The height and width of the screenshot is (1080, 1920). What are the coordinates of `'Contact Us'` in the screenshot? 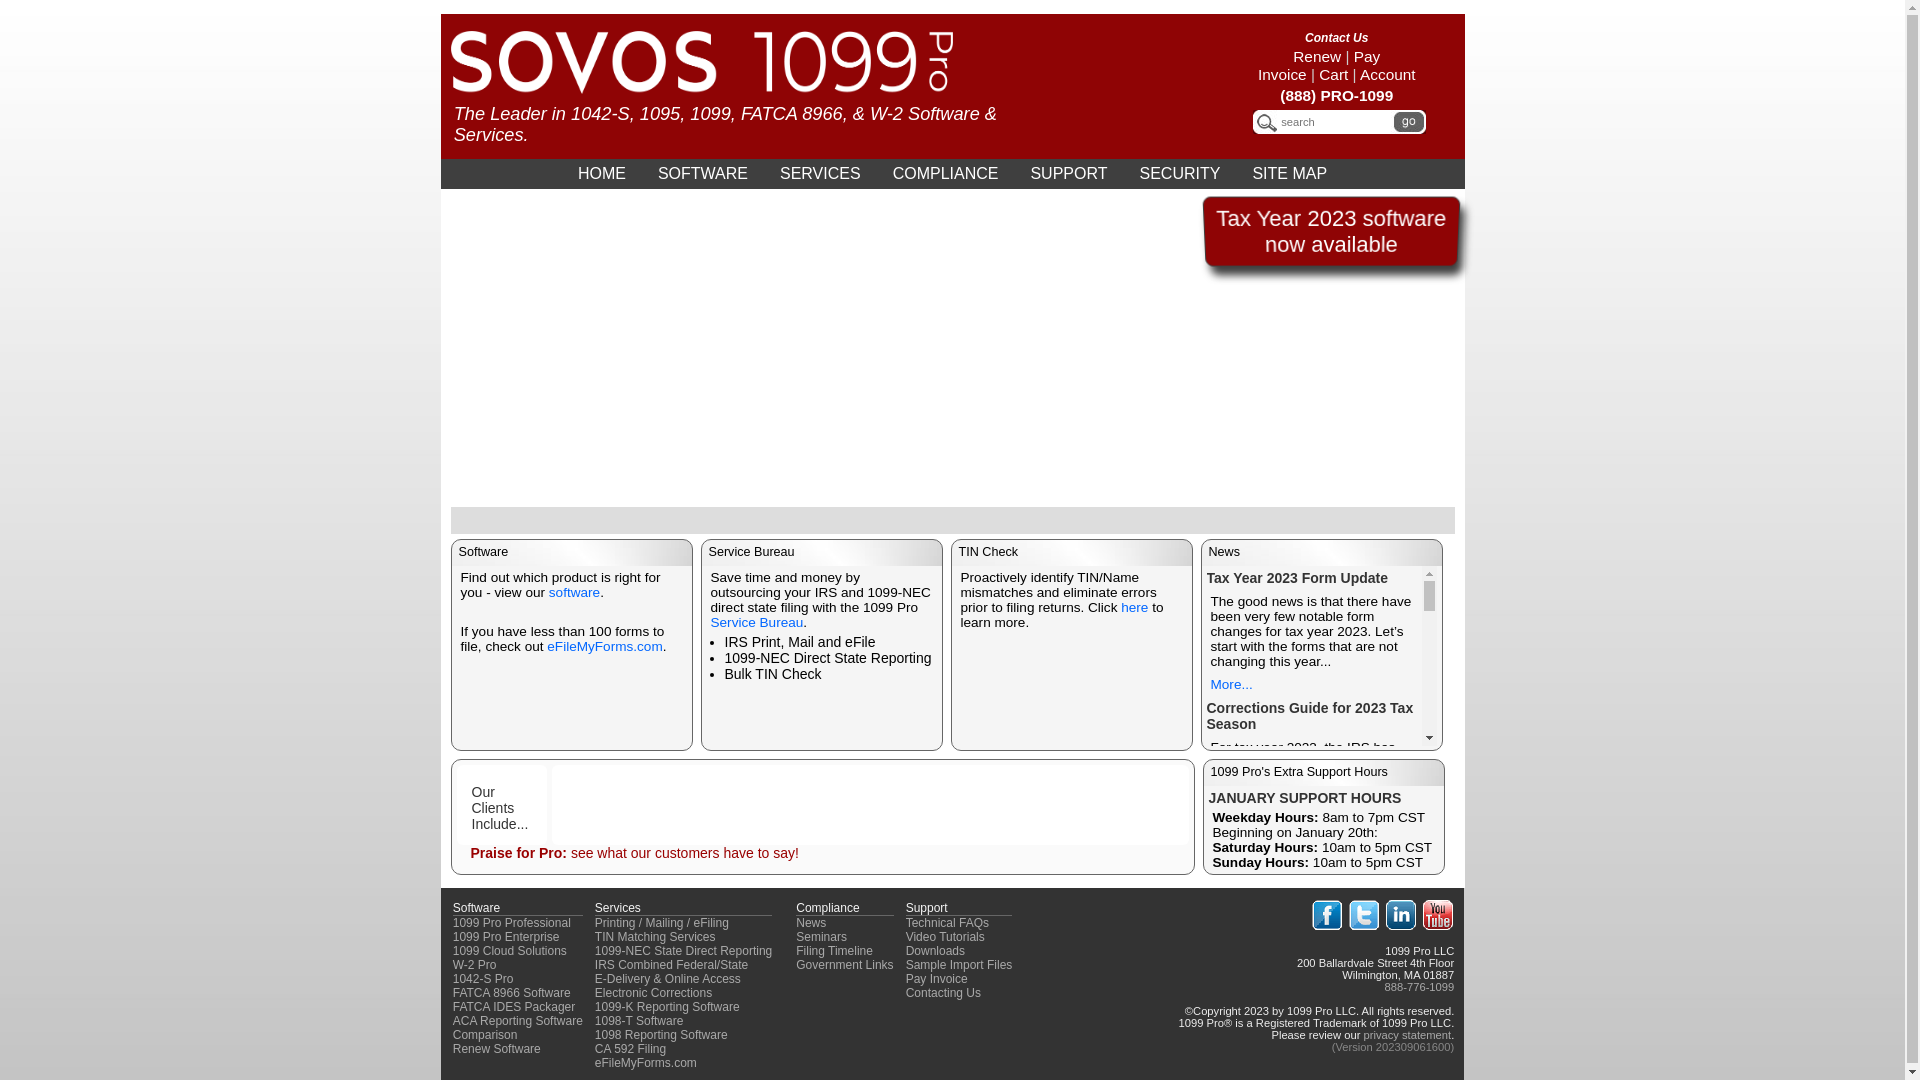 It's located at (1336, 38).